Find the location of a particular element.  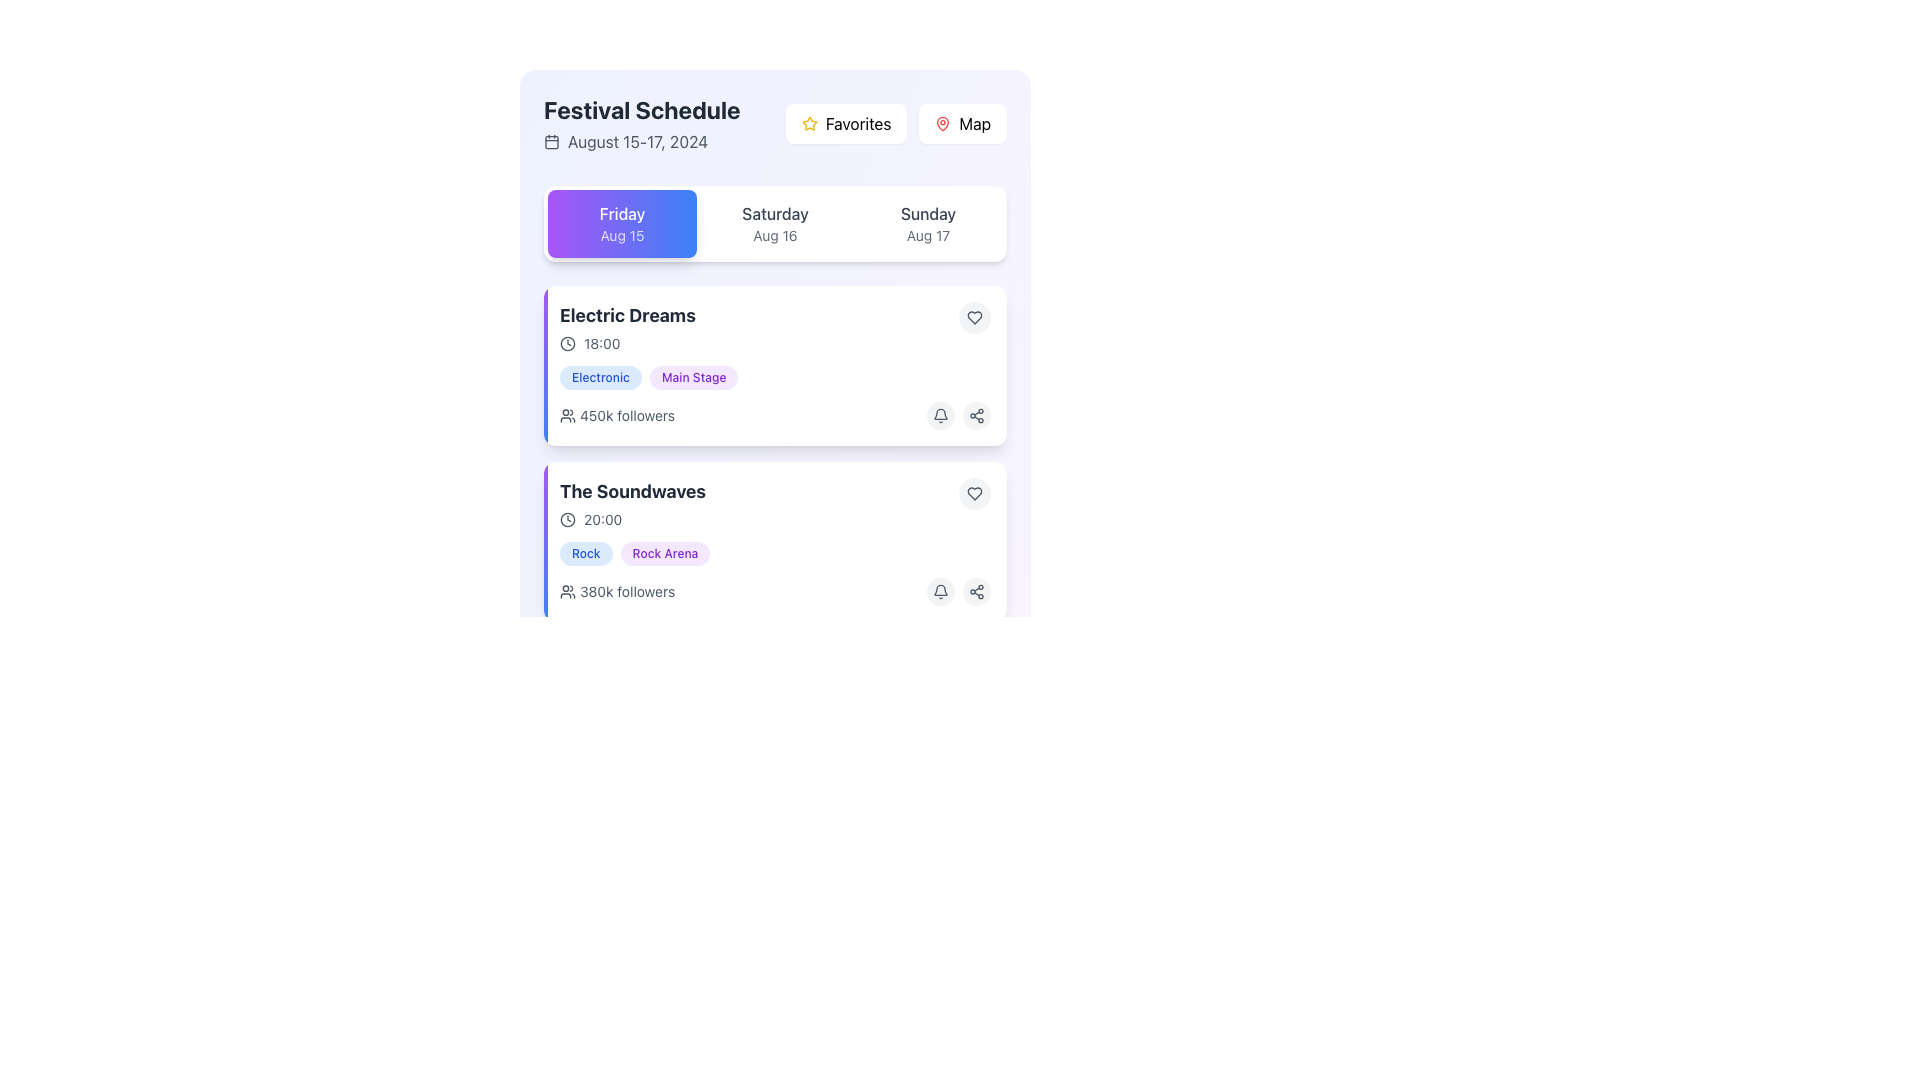

text of the Event Information Display located under the 'Friday' tab in the 'Festival Schedule' section, which is the first event listed is located at coordinates (626, 326).